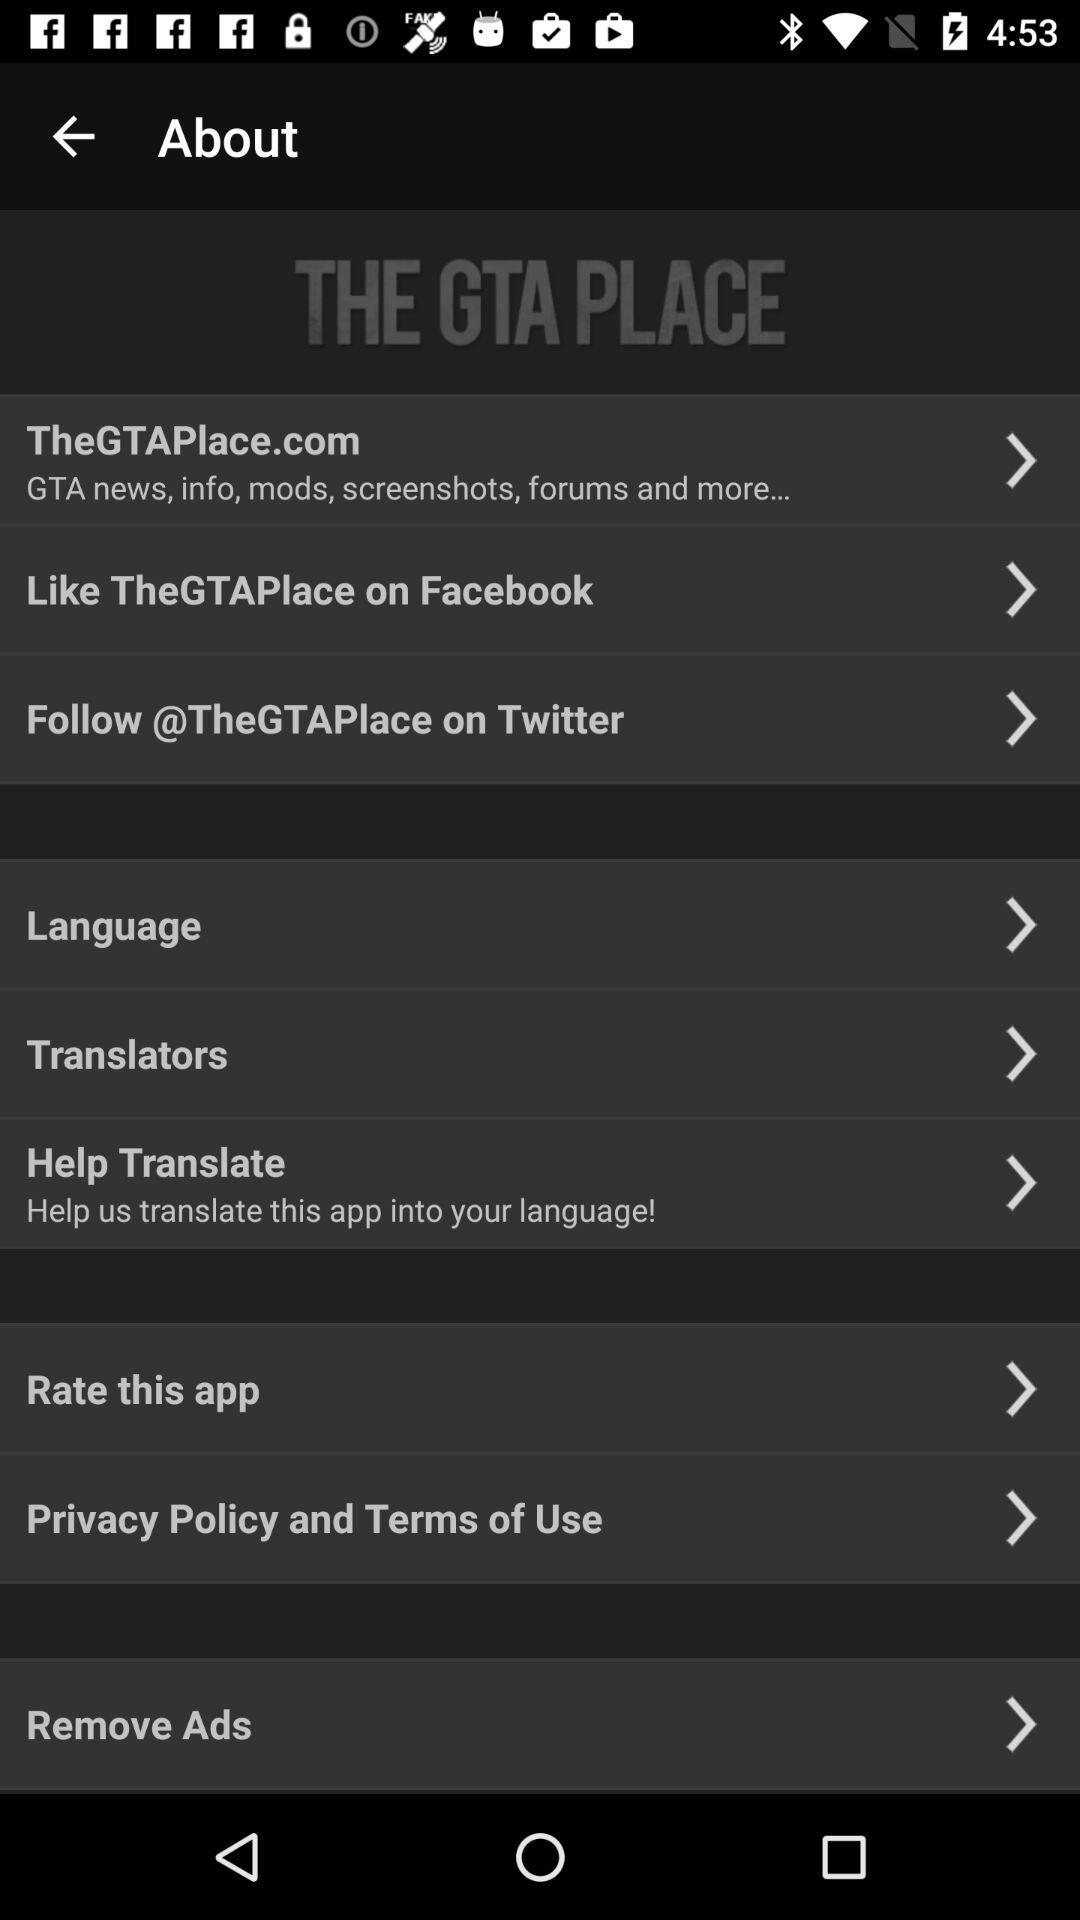 This screenshot has width=1080, height=1920. I want to click on icon next to the about item, so click(72, 135).